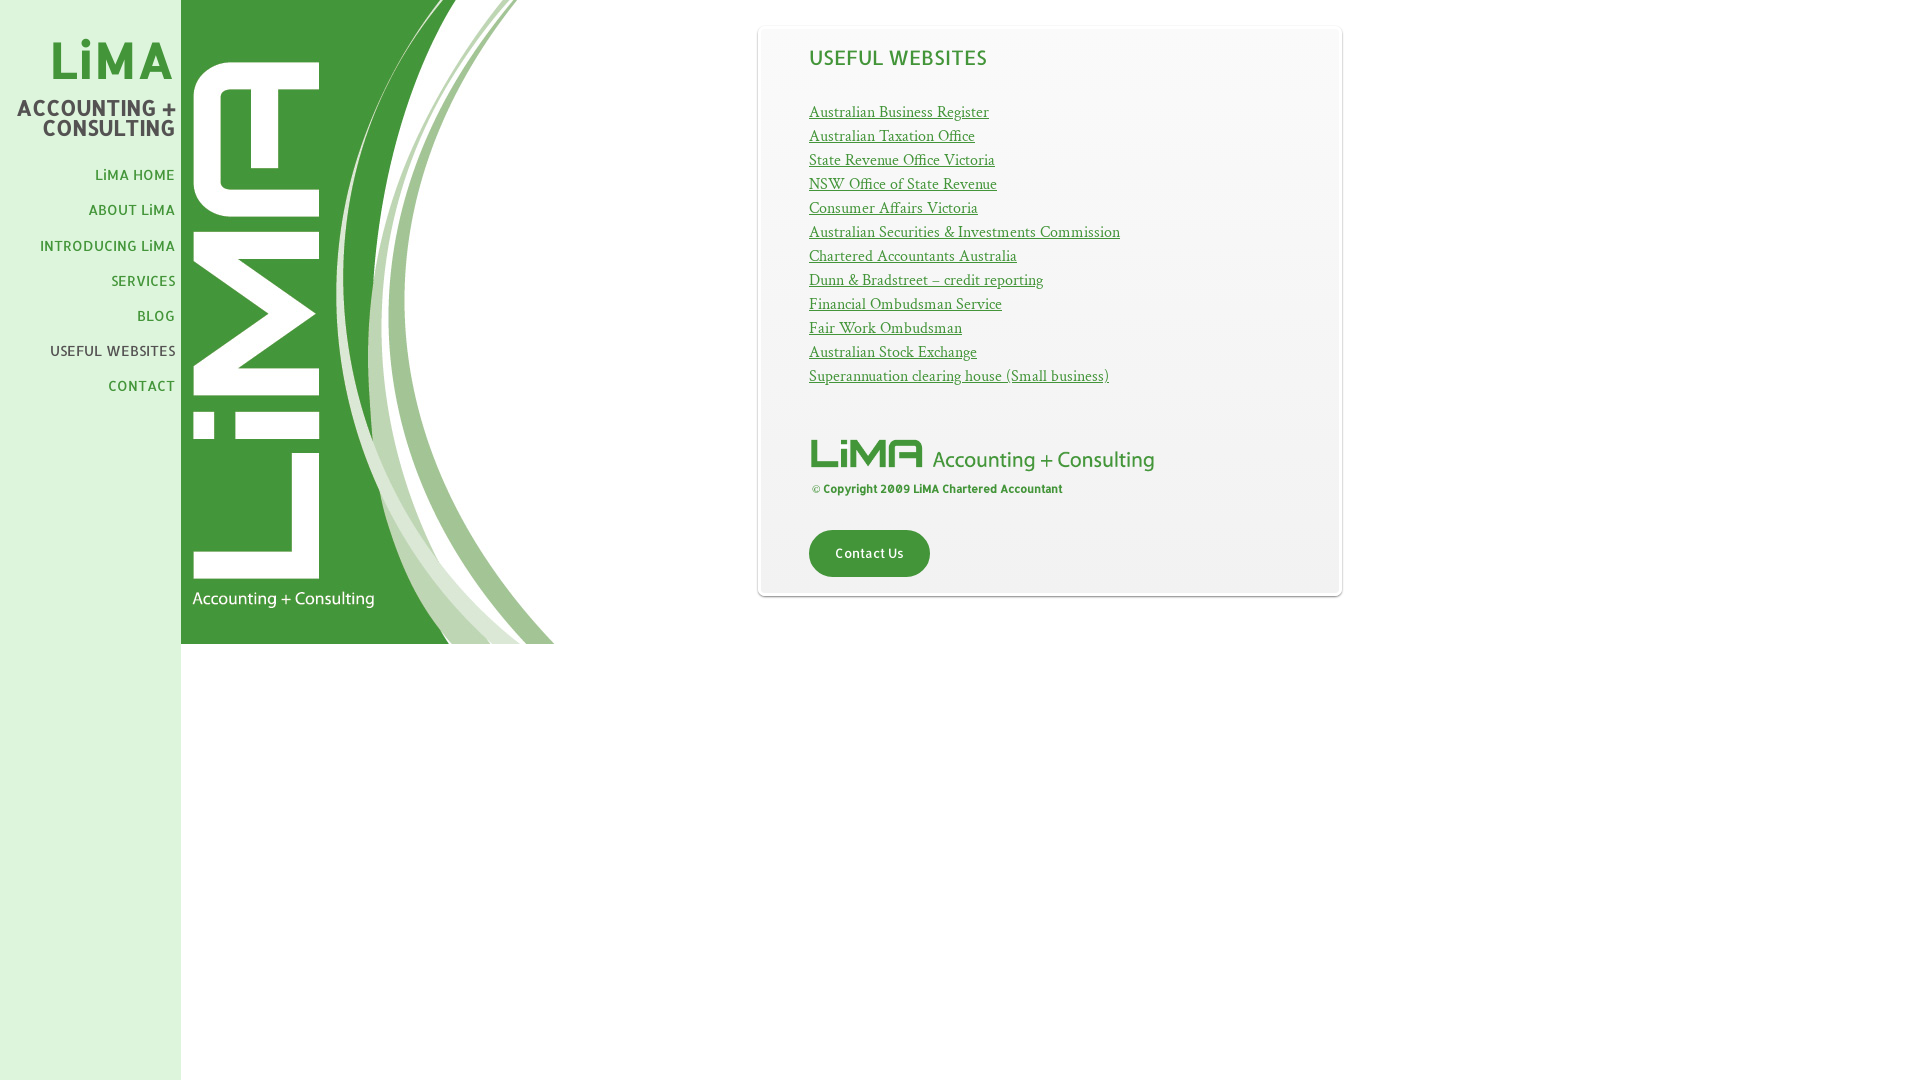  I want to click on 'Australian Taxation Office', so click(891, 135).